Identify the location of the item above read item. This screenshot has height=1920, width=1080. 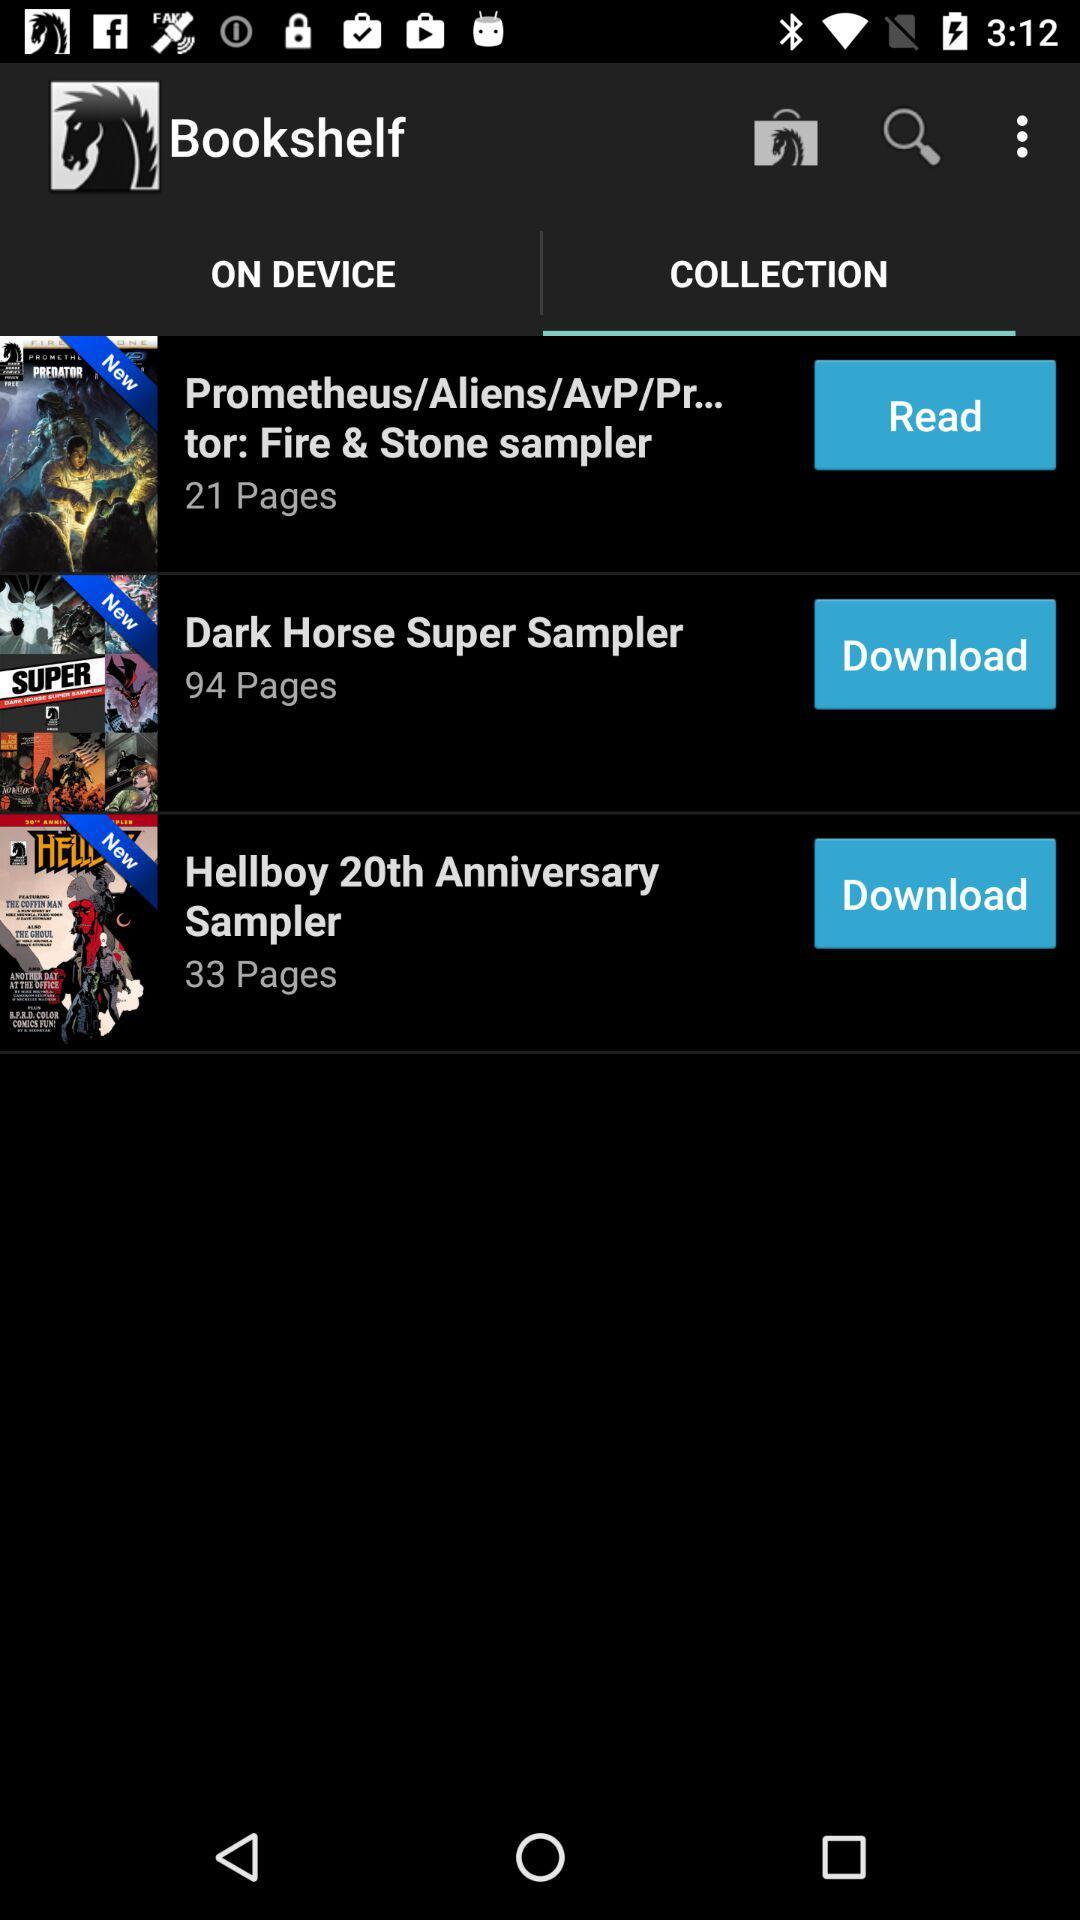
(1027, 135).